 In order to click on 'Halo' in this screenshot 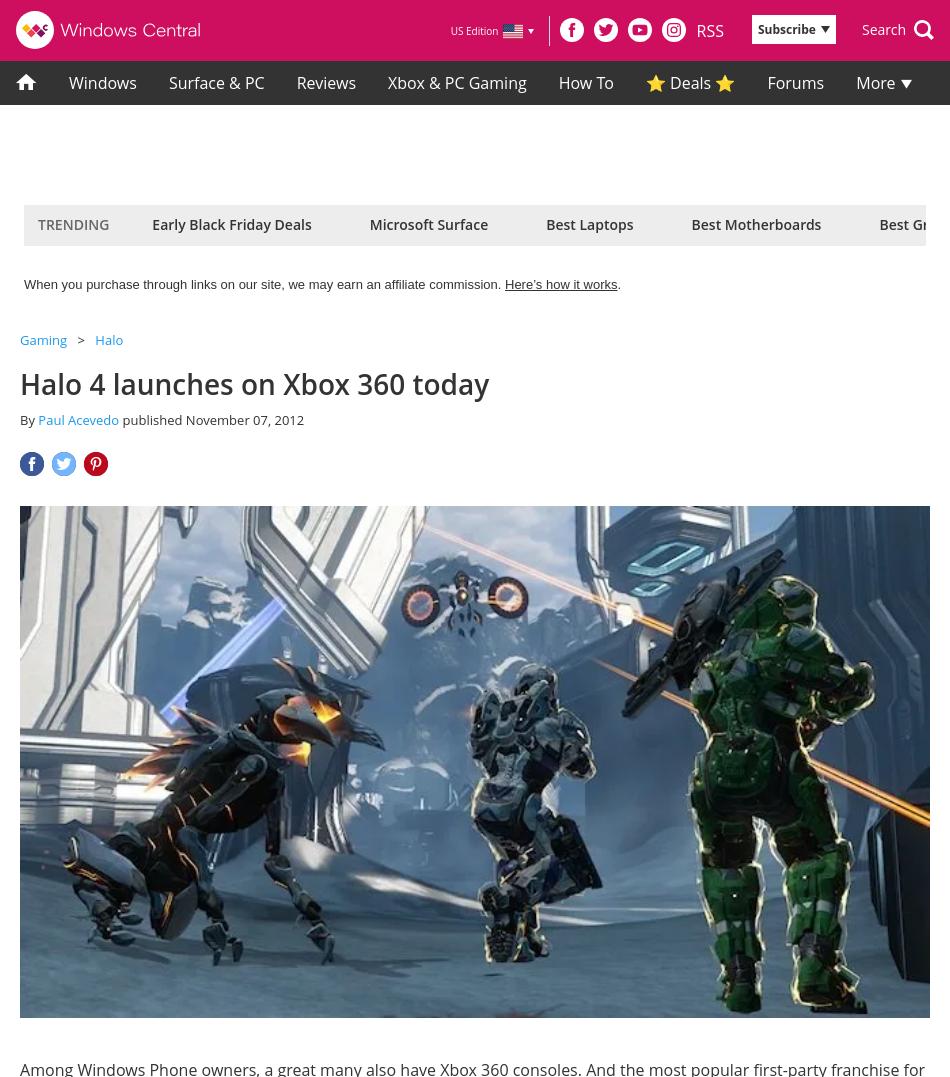, I will do `click(108, 339)`.